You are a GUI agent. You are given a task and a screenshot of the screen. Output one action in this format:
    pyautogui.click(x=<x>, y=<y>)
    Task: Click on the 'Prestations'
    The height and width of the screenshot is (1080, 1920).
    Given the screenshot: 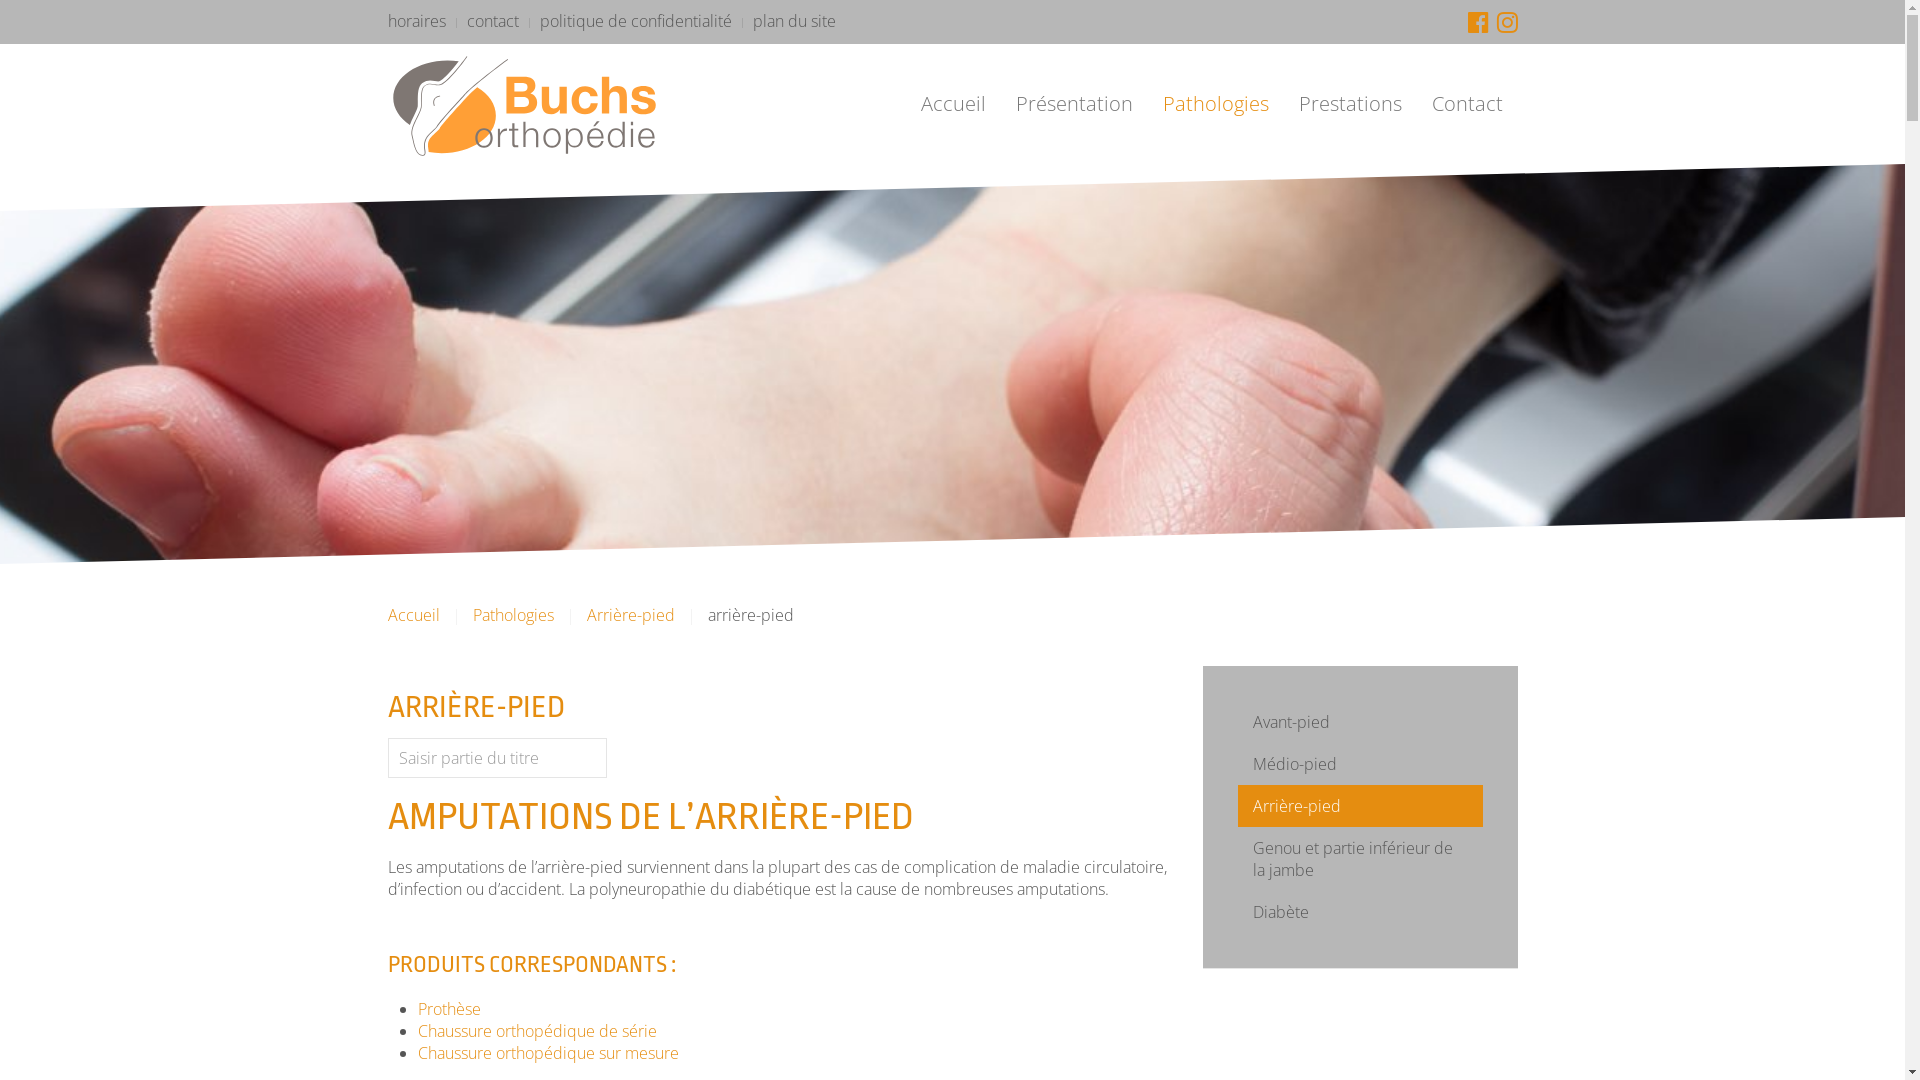 What is the action you would take?
    pyautogui.click(x=1350, y=104)
    